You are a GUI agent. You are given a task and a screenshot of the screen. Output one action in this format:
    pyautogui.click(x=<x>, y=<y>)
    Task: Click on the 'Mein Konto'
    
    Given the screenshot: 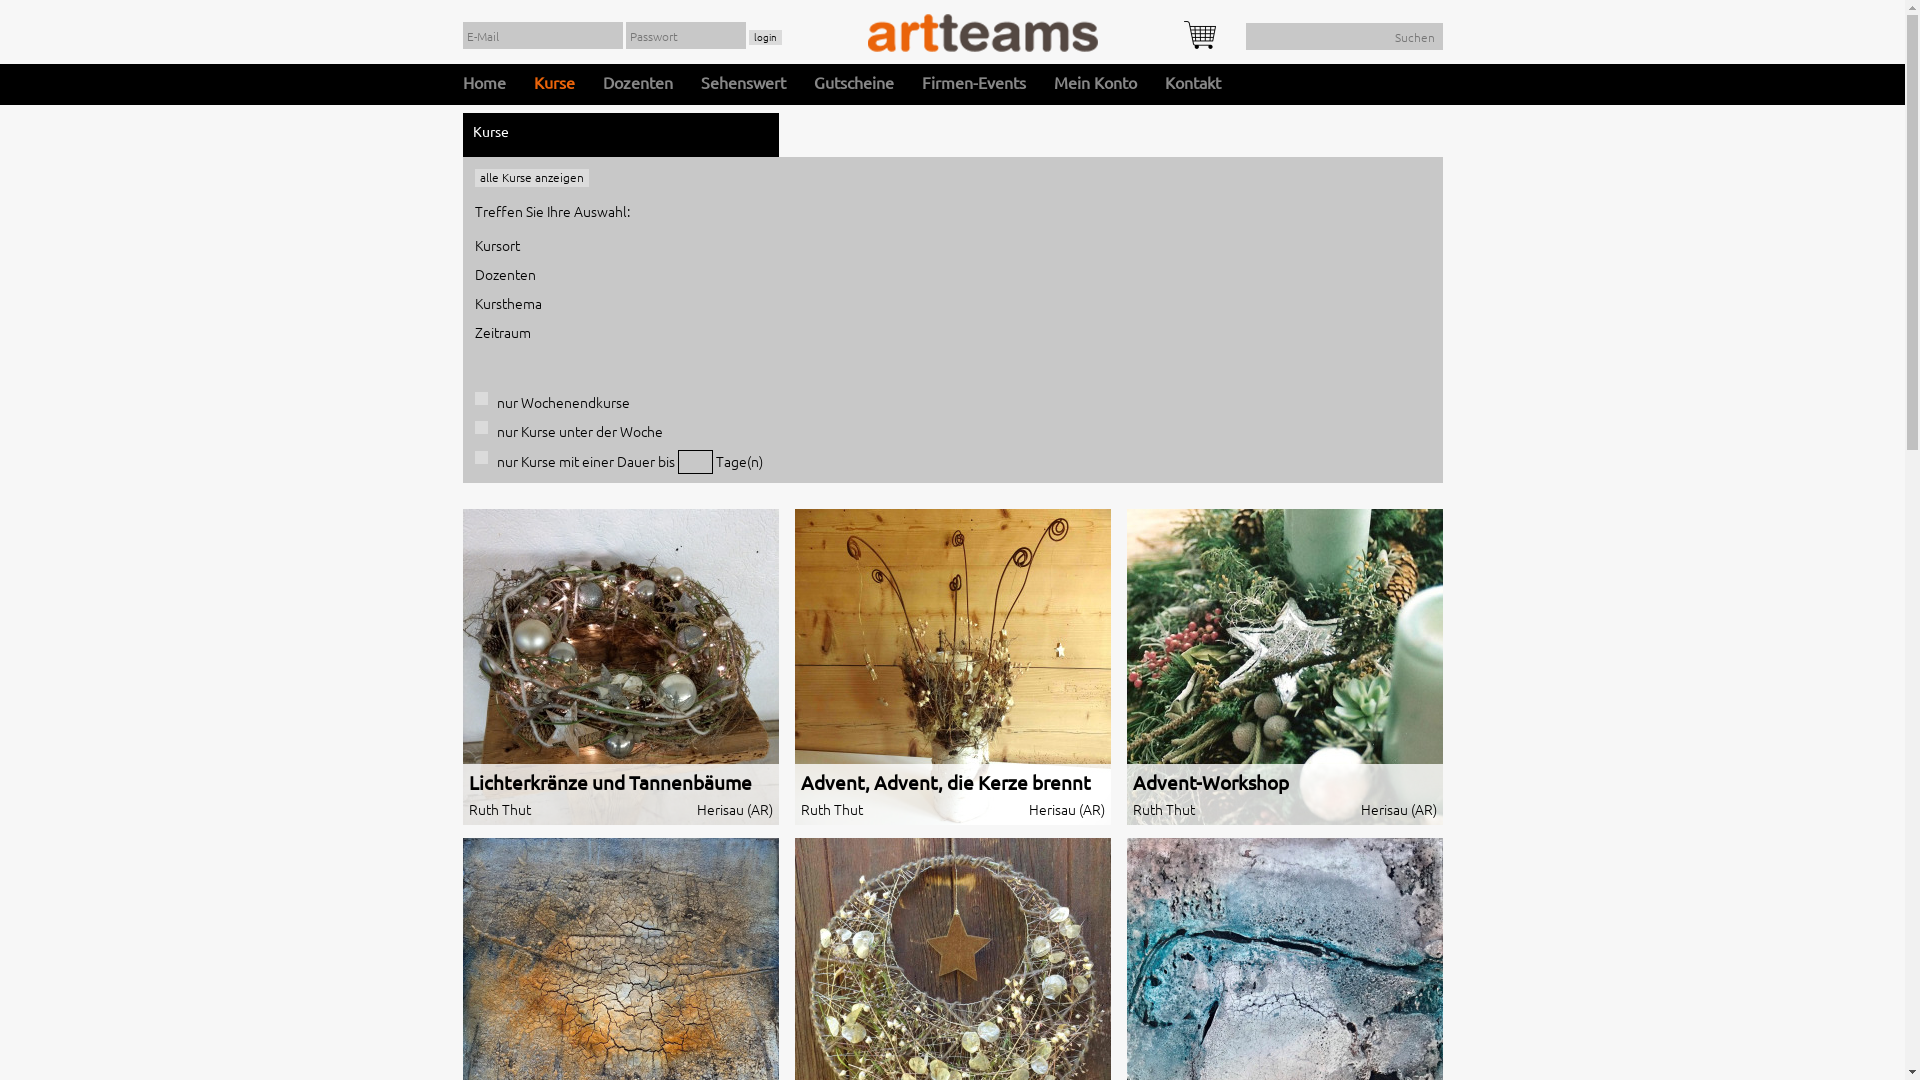 What is the action you would take?
    pyautogui.click(x=1094, y=83)
    